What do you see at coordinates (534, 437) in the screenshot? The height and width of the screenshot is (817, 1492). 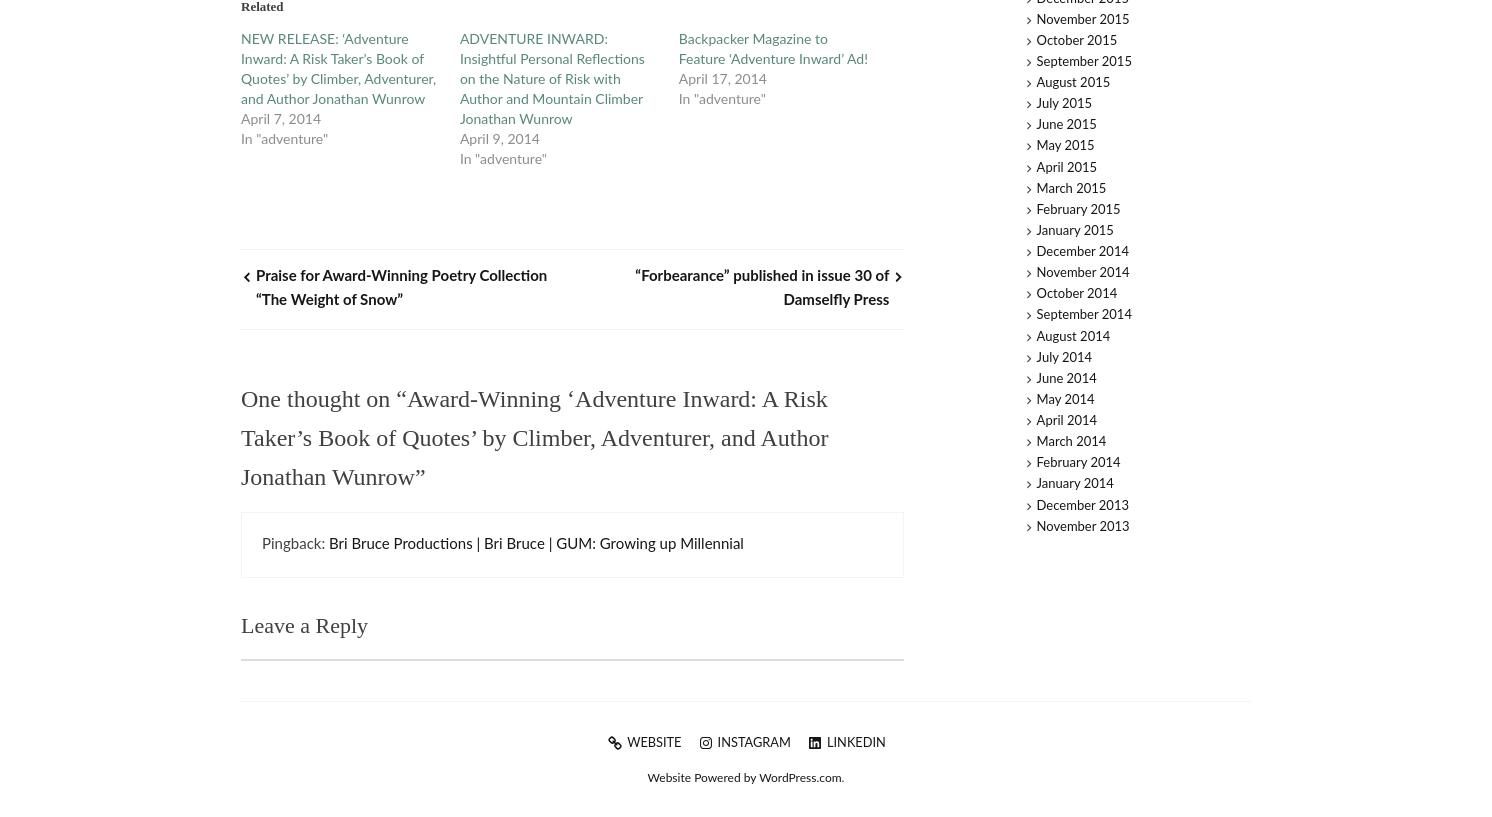 I see `'Award-Winning ‘Adventure Inward: A Risk Taker’s Book of Quotes’ by Climber, Adventurer, and Author Jonathan Wunrow'` at bounding box center [534, 437].